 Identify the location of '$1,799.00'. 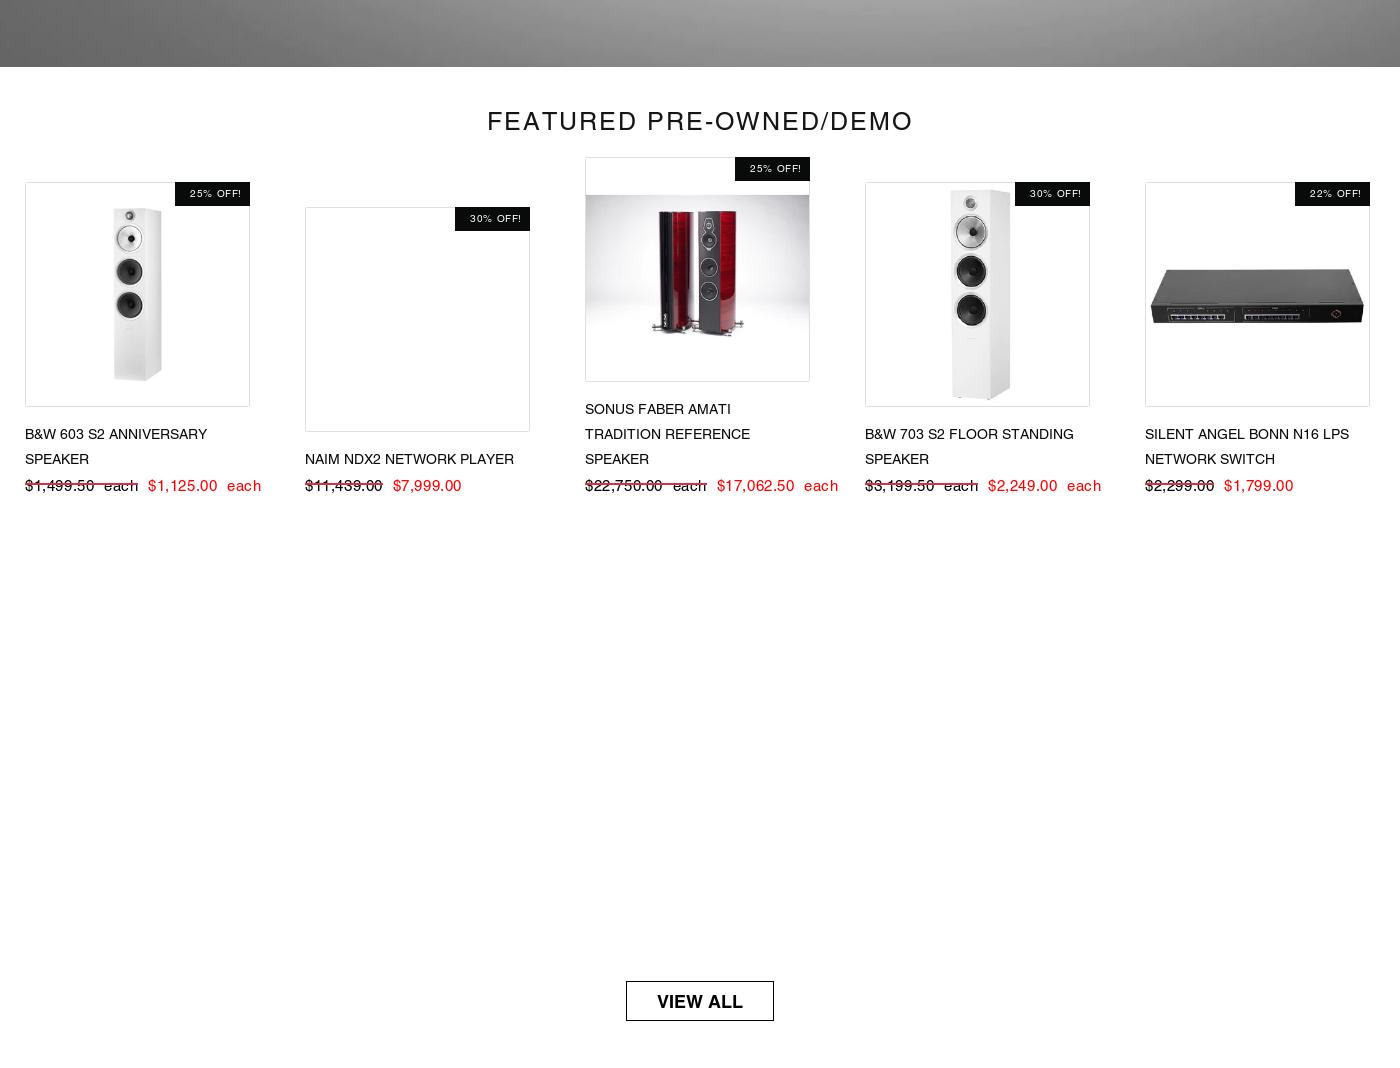
(1224, 484).